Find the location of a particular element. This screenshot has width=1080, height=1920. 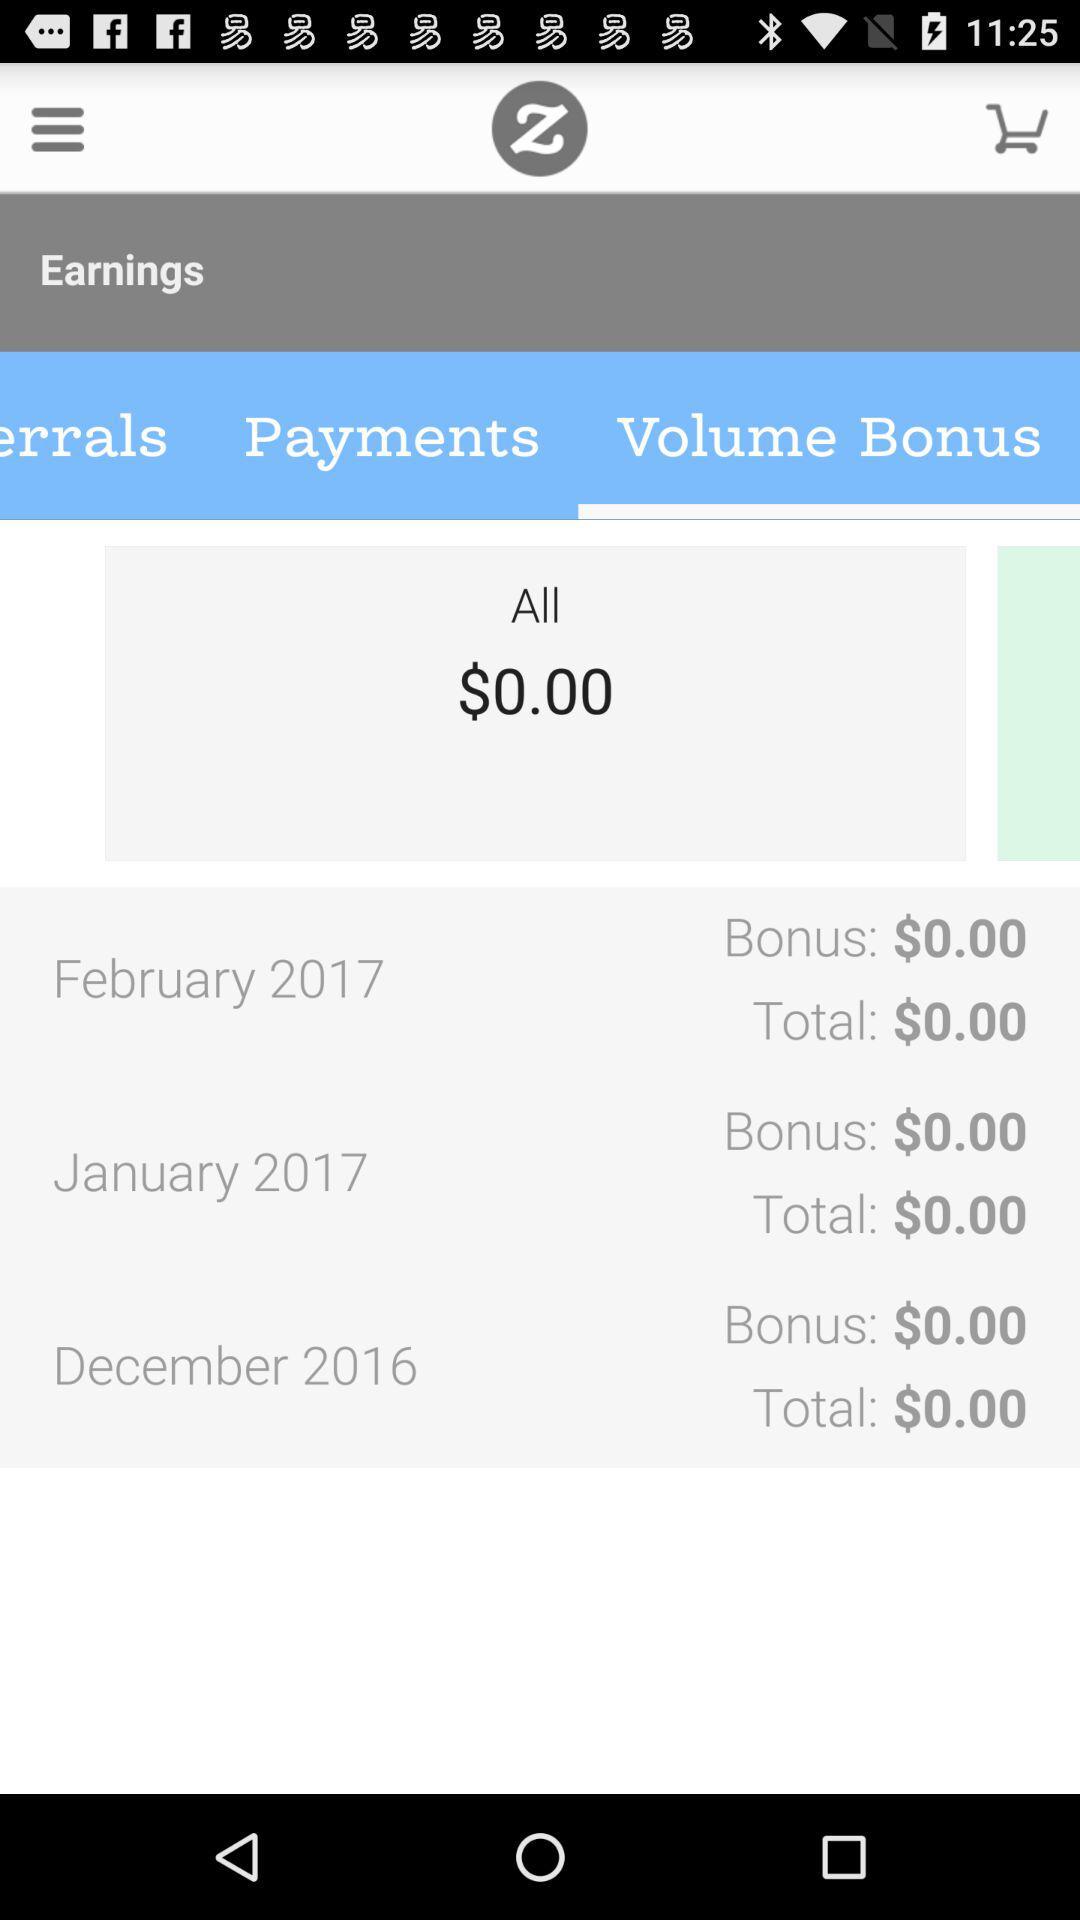

open shopping cart is located at coordinates (1017, 127).